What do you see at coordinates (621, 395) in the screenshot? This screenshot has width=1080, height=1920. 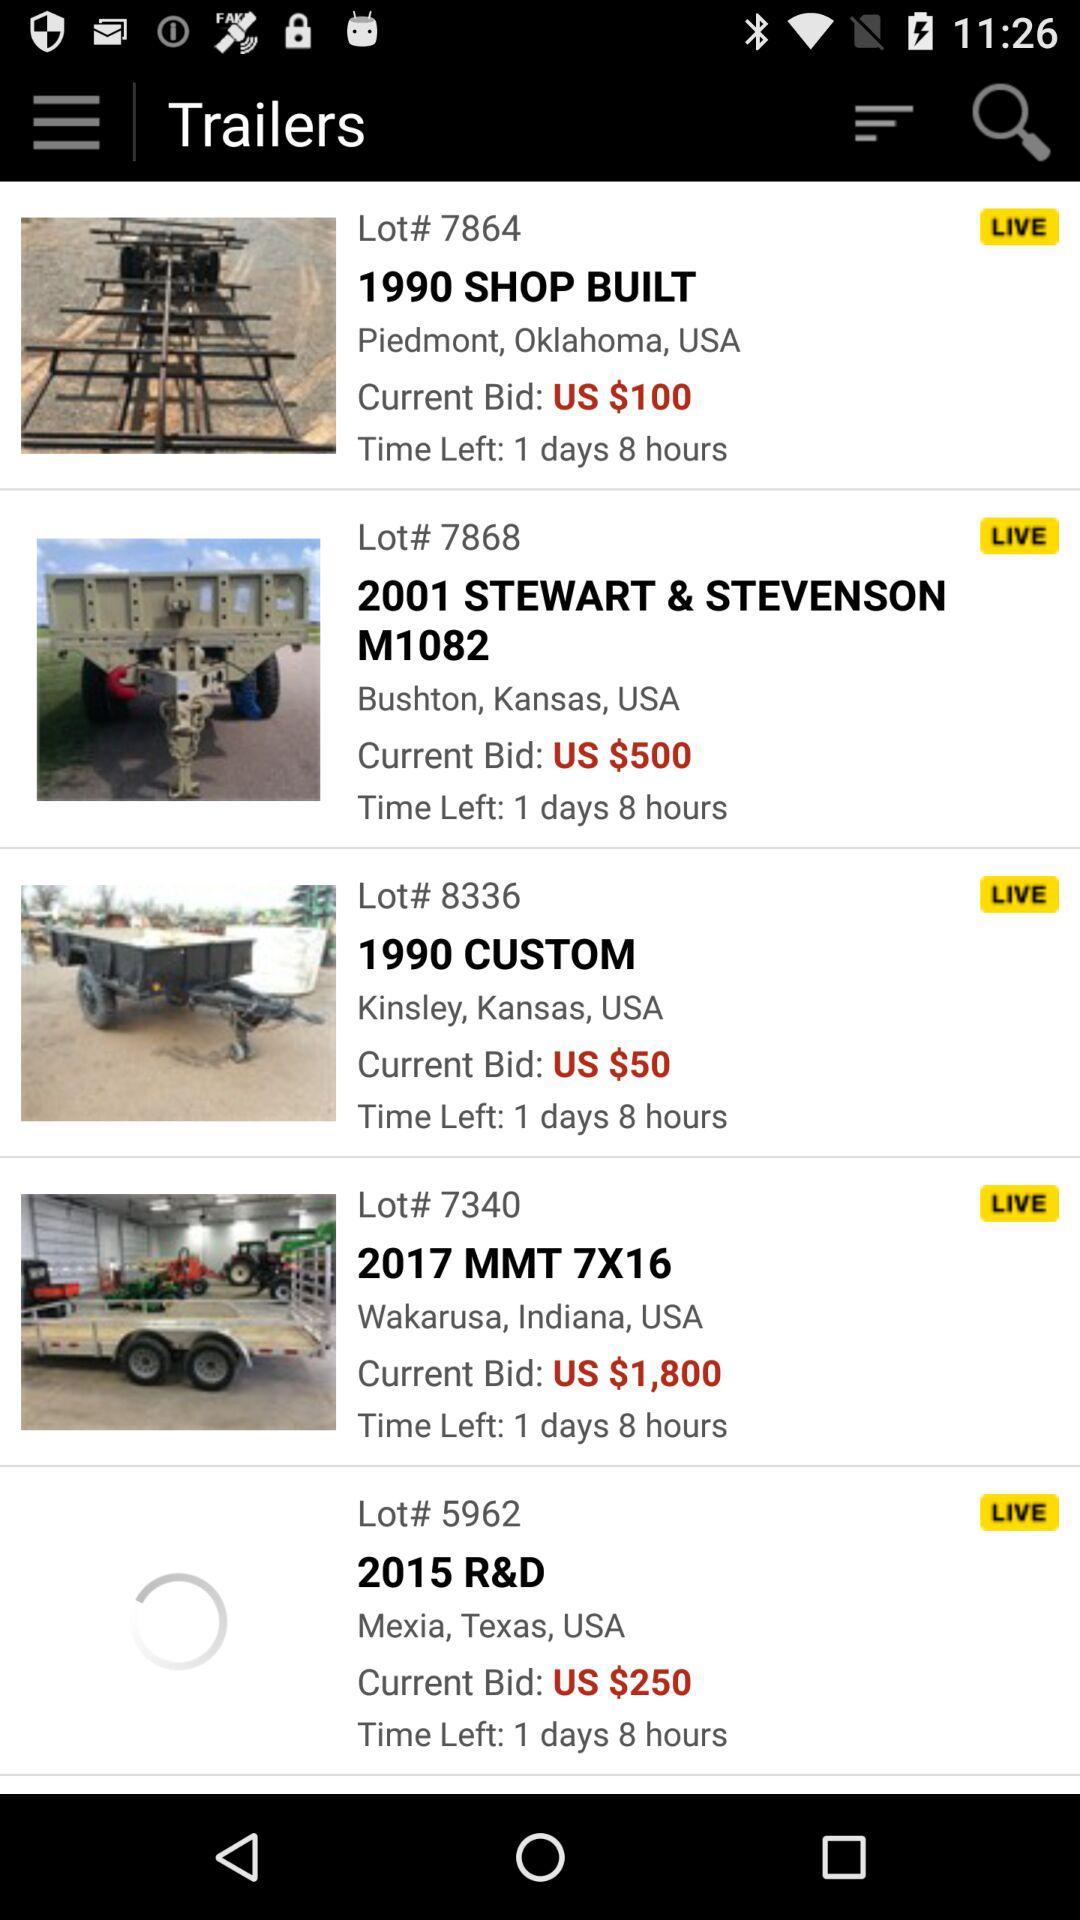 I see `the item to the right of the current bid:  app` at bounding box center [621, 395].